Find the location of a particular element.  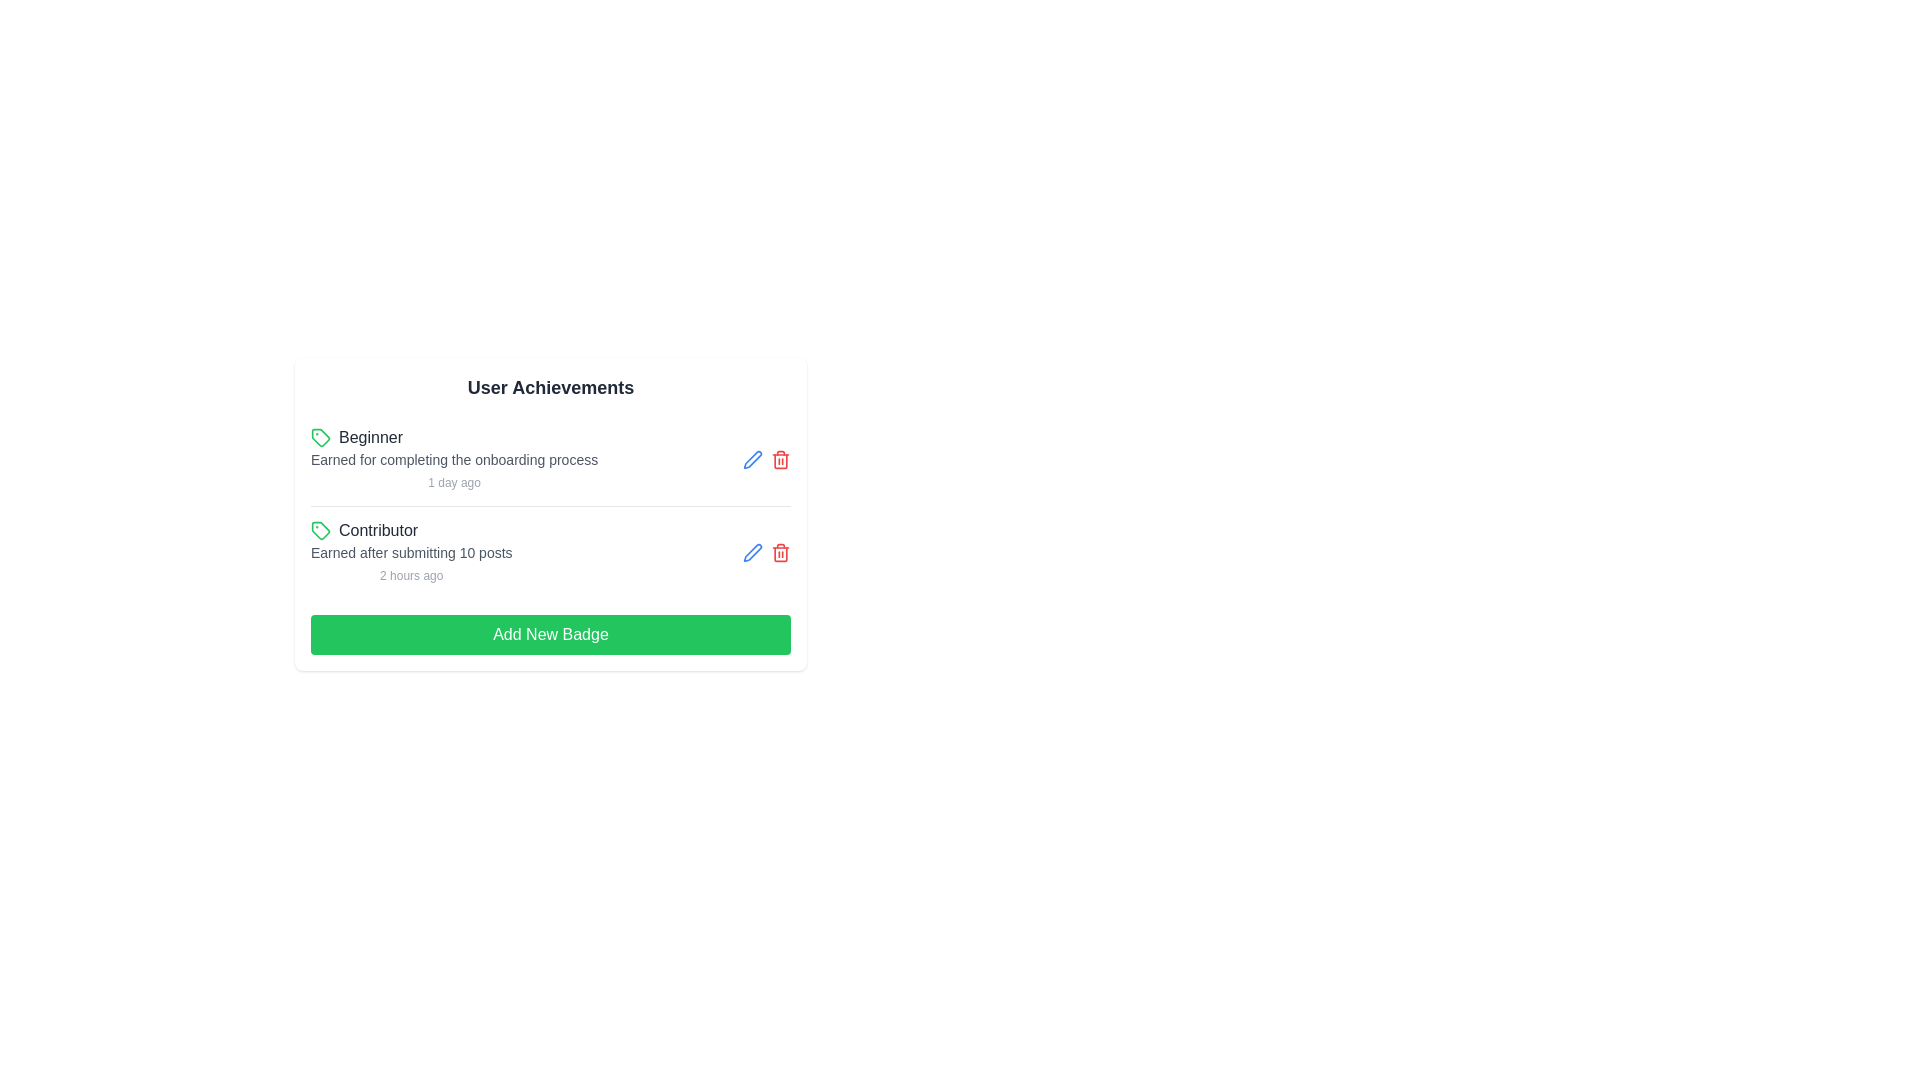

the blue outlined pen/pencil icon located next to the 'Contributor' badge in the 'User Achievements' section is located at coordinates (752, 459).